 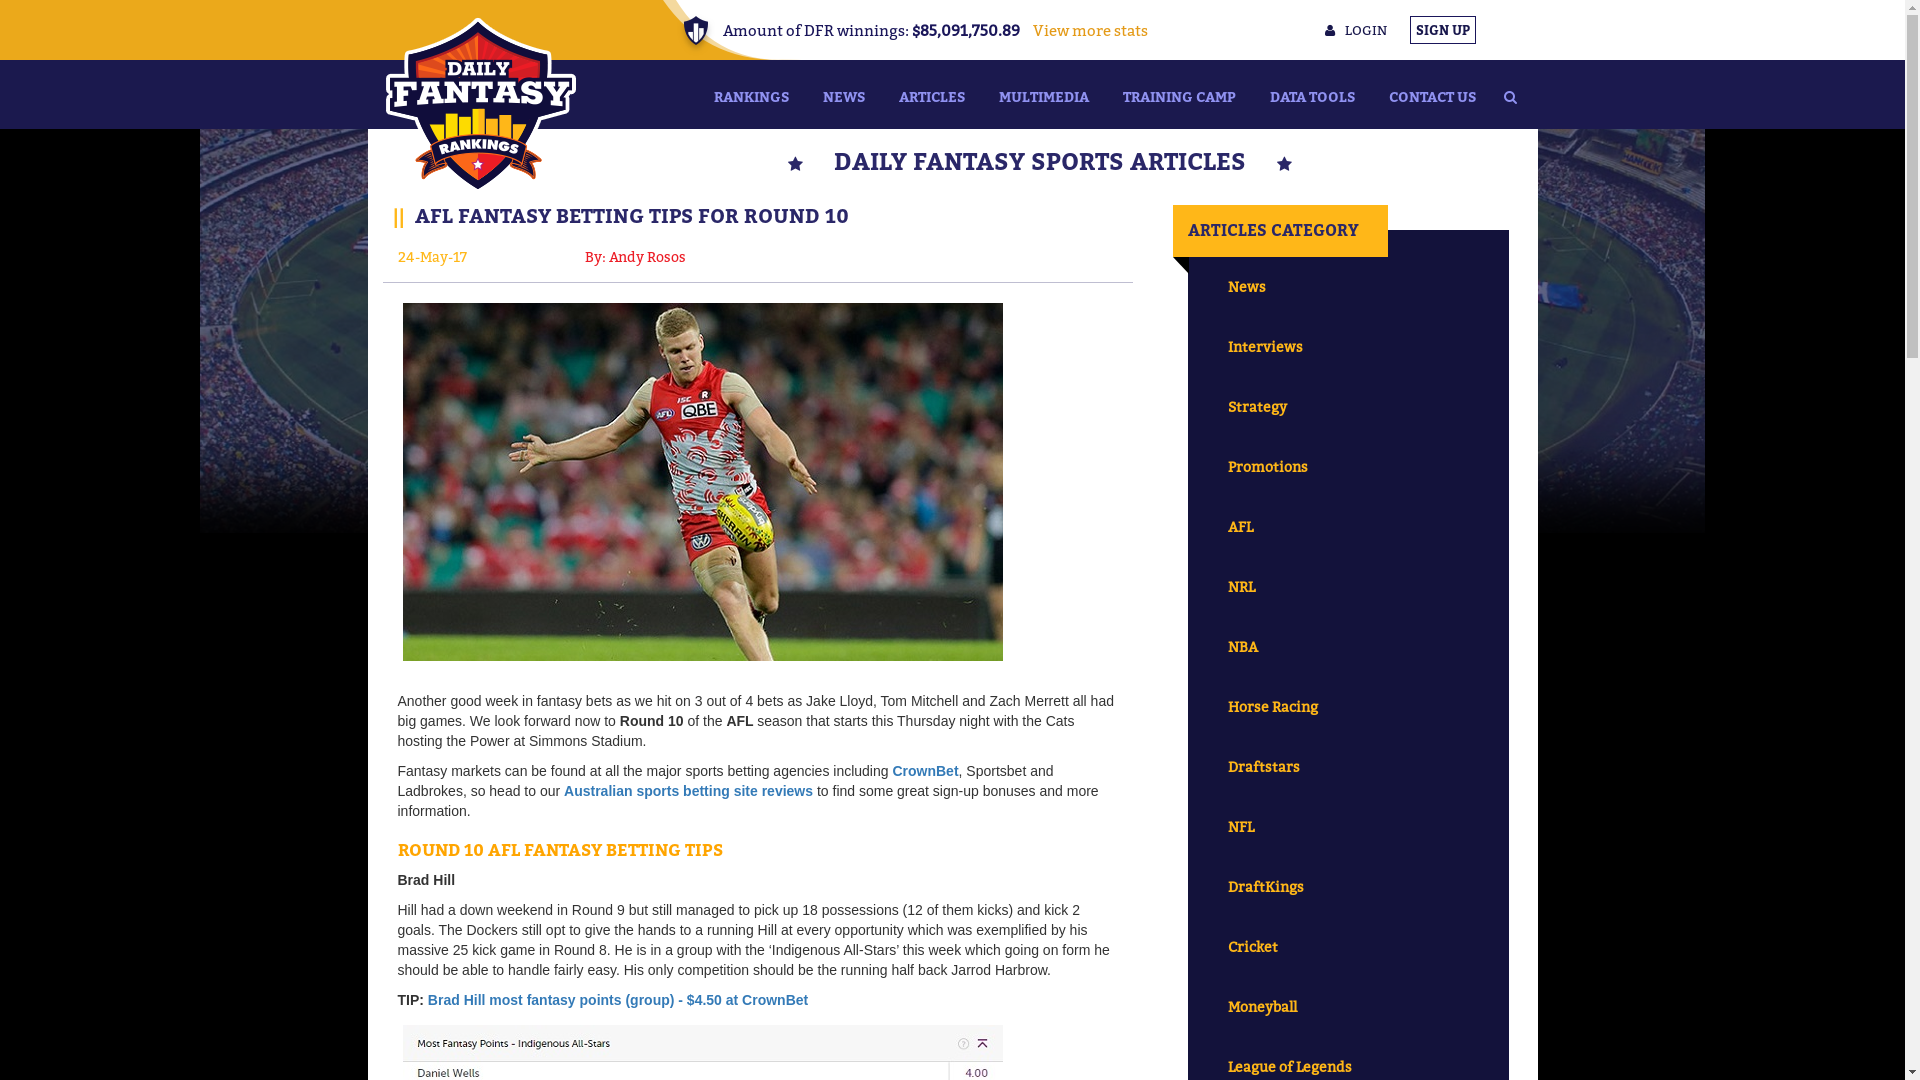 I want to click on 'RANKINGS', so click(x=749, y=94).